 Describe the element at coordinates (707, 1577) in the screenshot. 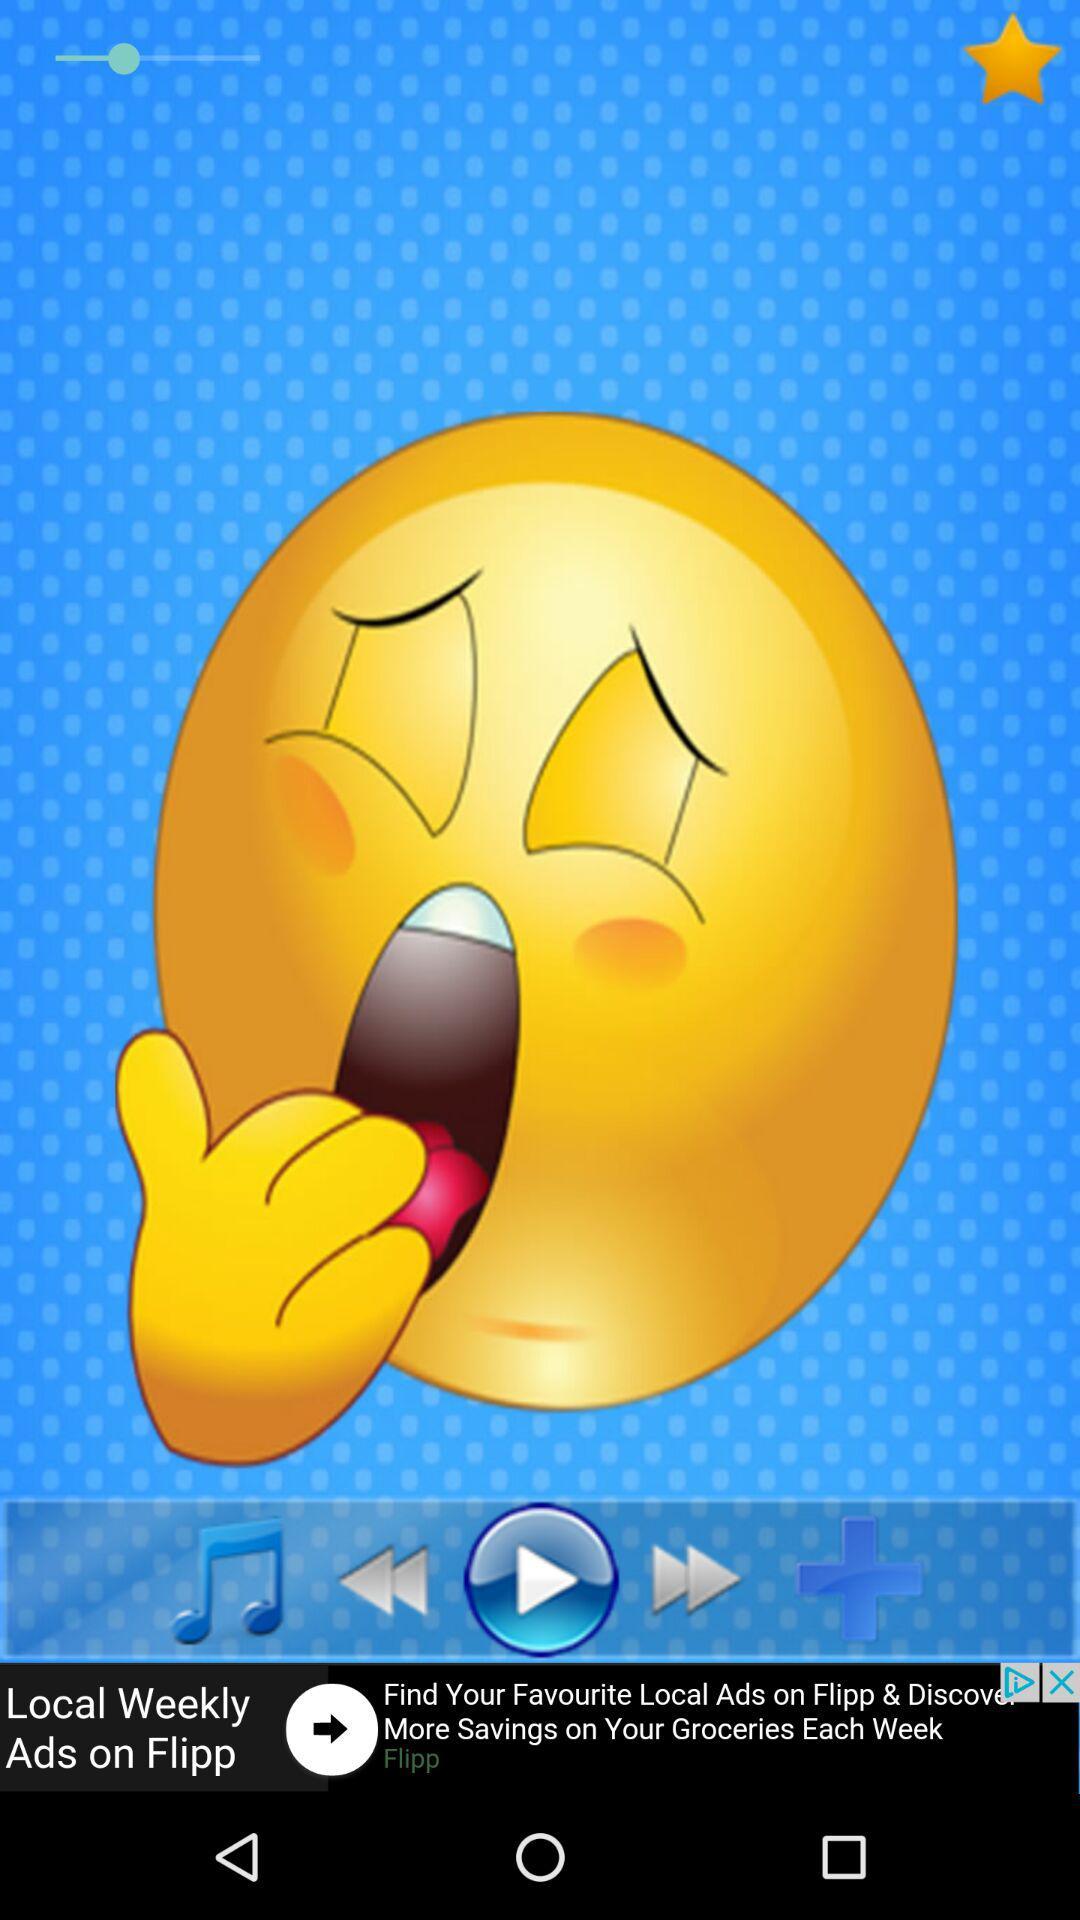

I see `go forward` at that location.